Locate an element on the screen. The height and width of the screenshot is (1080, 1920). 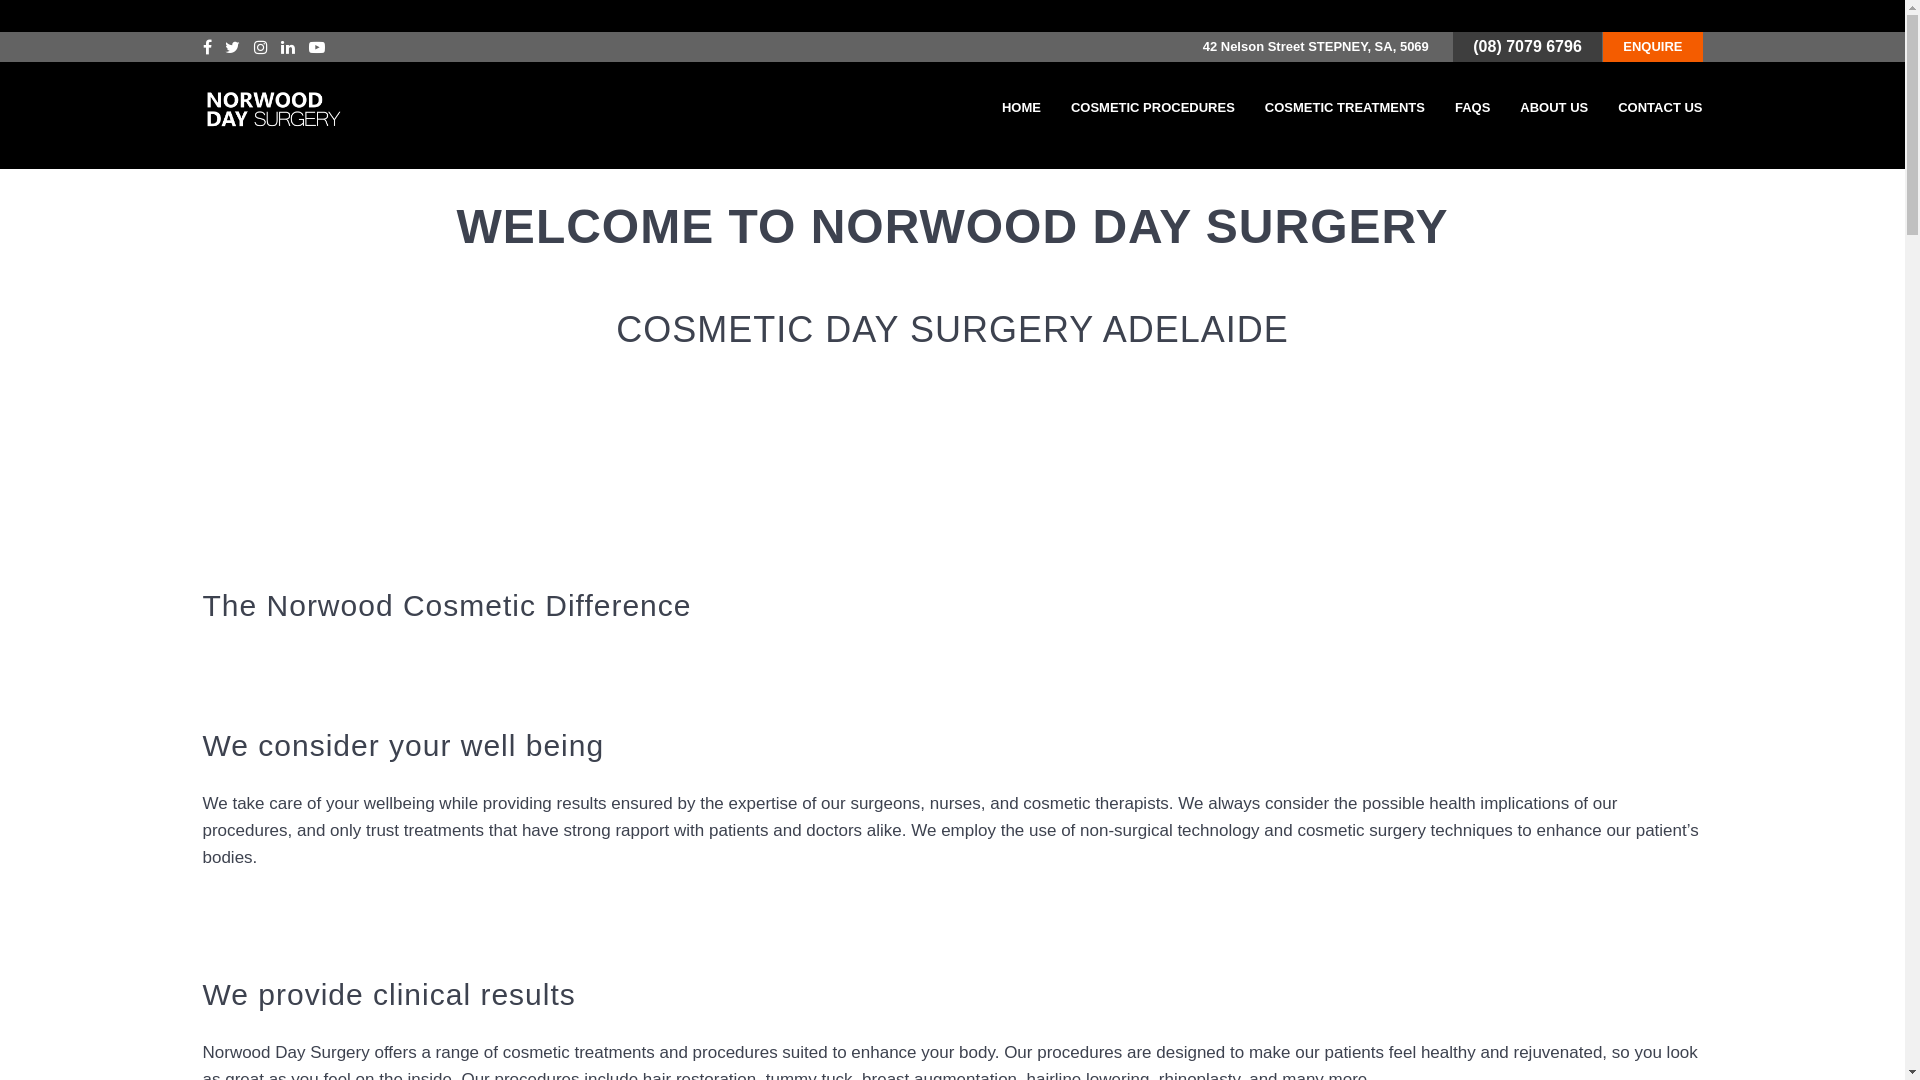
'HOME' is located at coordinates (1021, 108).